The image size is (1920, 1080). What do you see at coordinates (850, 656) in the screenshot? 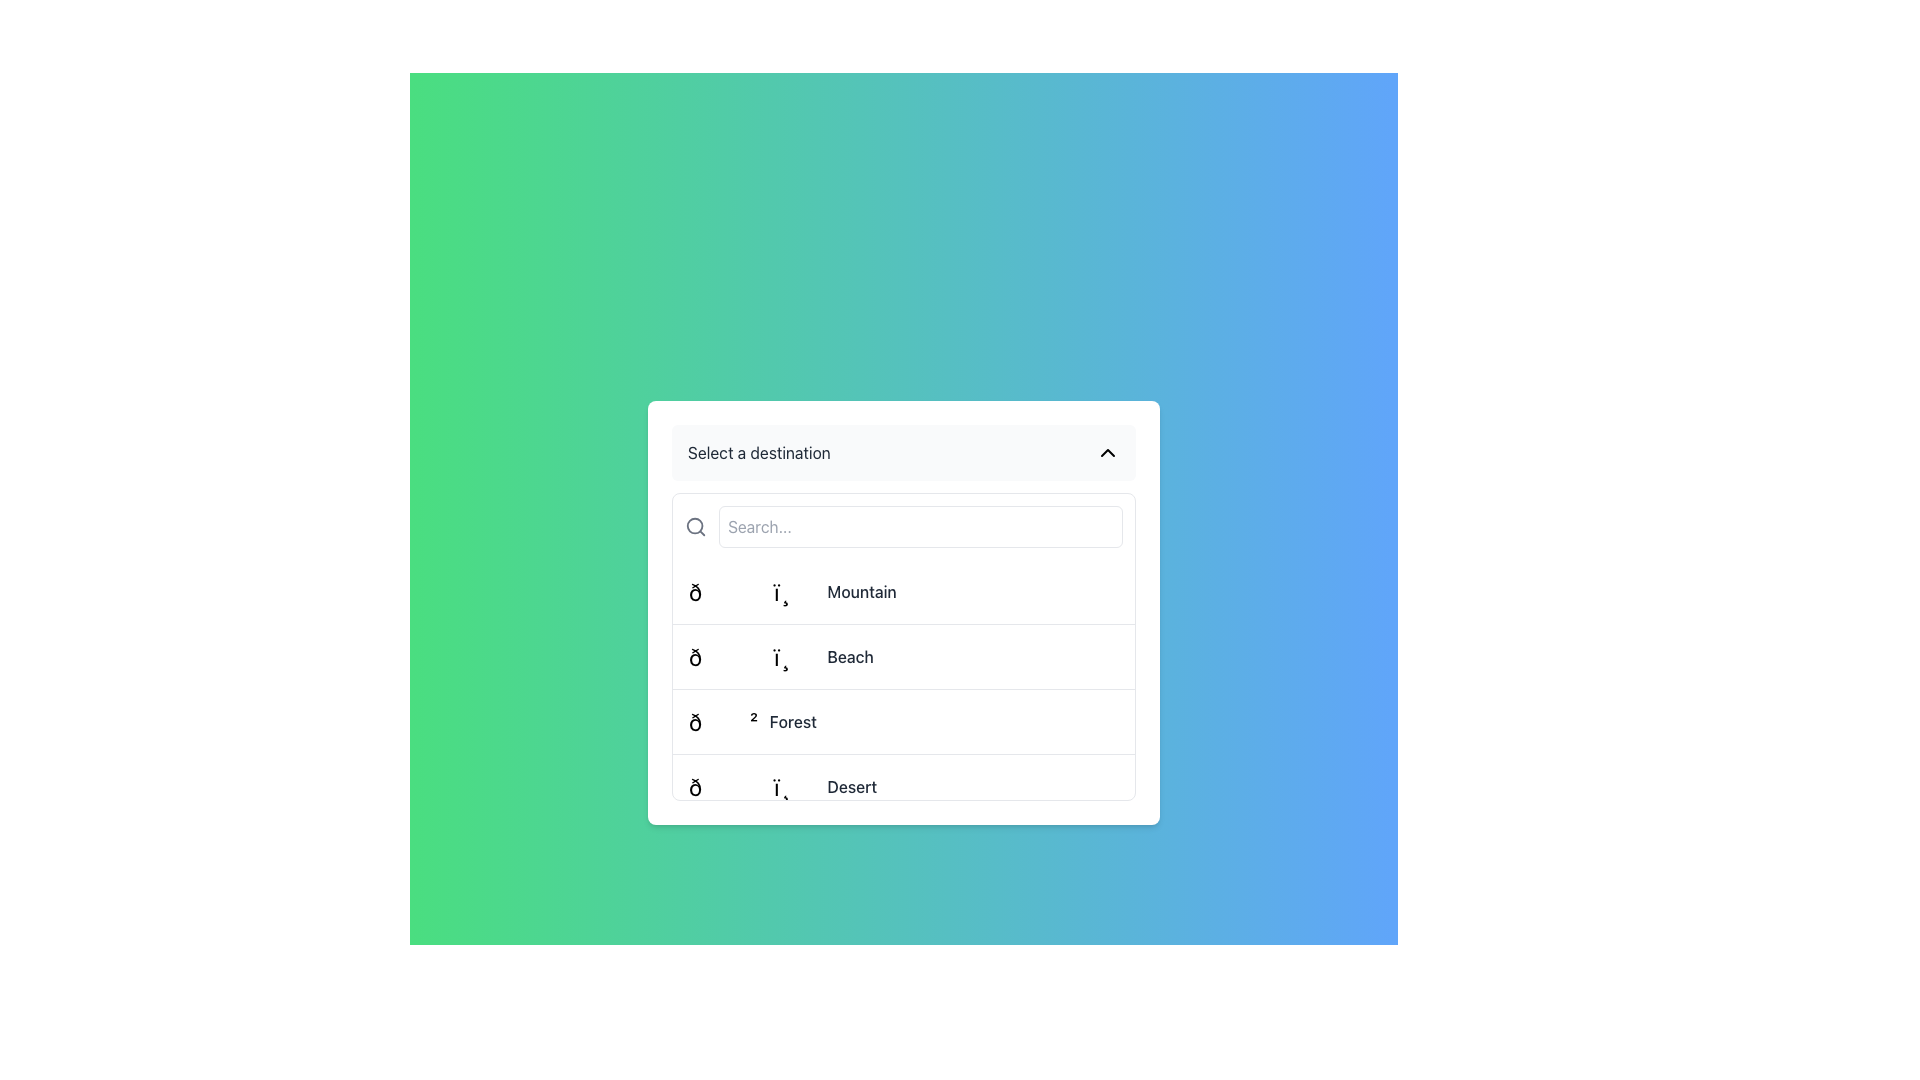
I see `text of the label that is the second entry from the top in a dropdown box, adjacent to an emoji icon` at bounding box center [850, 656].